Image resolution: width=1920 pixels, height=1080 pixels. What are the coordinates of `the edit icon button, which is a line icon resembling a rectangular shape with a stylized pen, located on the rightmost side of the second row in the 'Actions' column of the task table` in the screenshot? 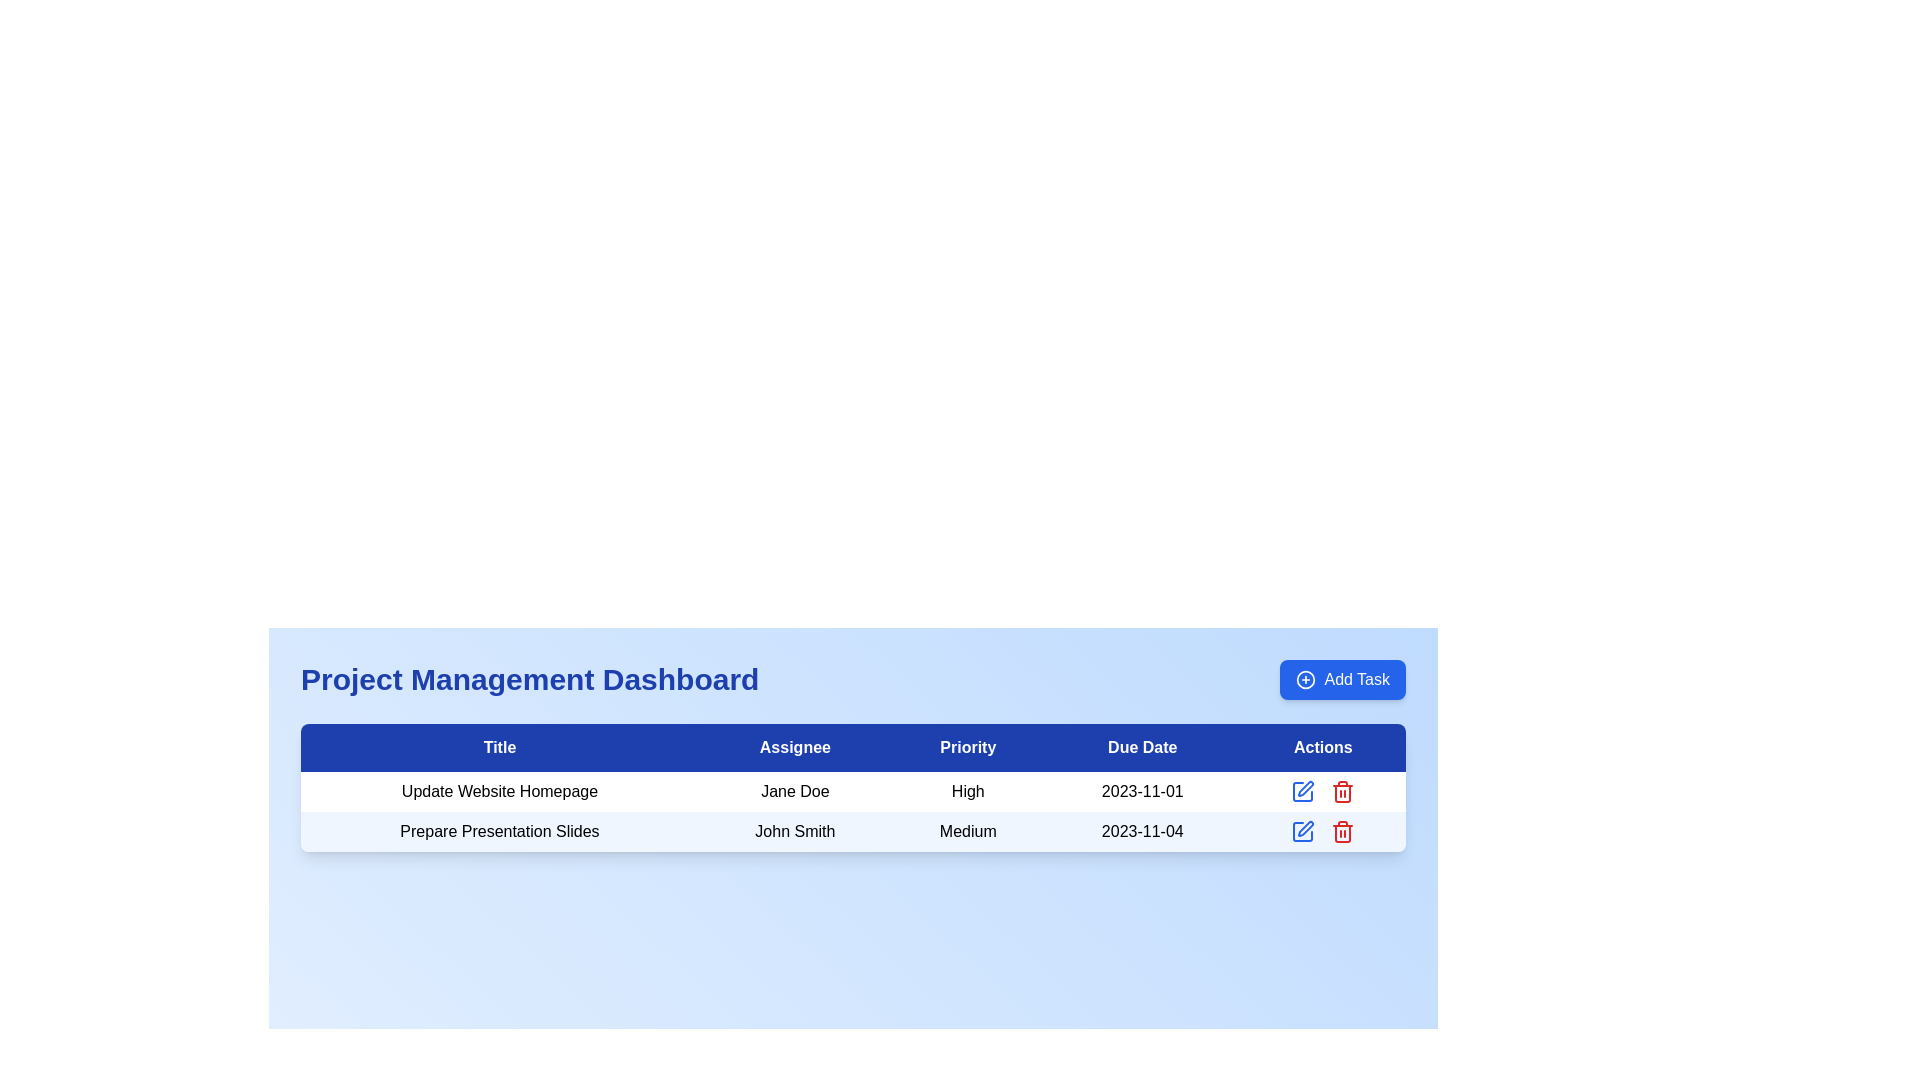 It's located at (1303, 832).